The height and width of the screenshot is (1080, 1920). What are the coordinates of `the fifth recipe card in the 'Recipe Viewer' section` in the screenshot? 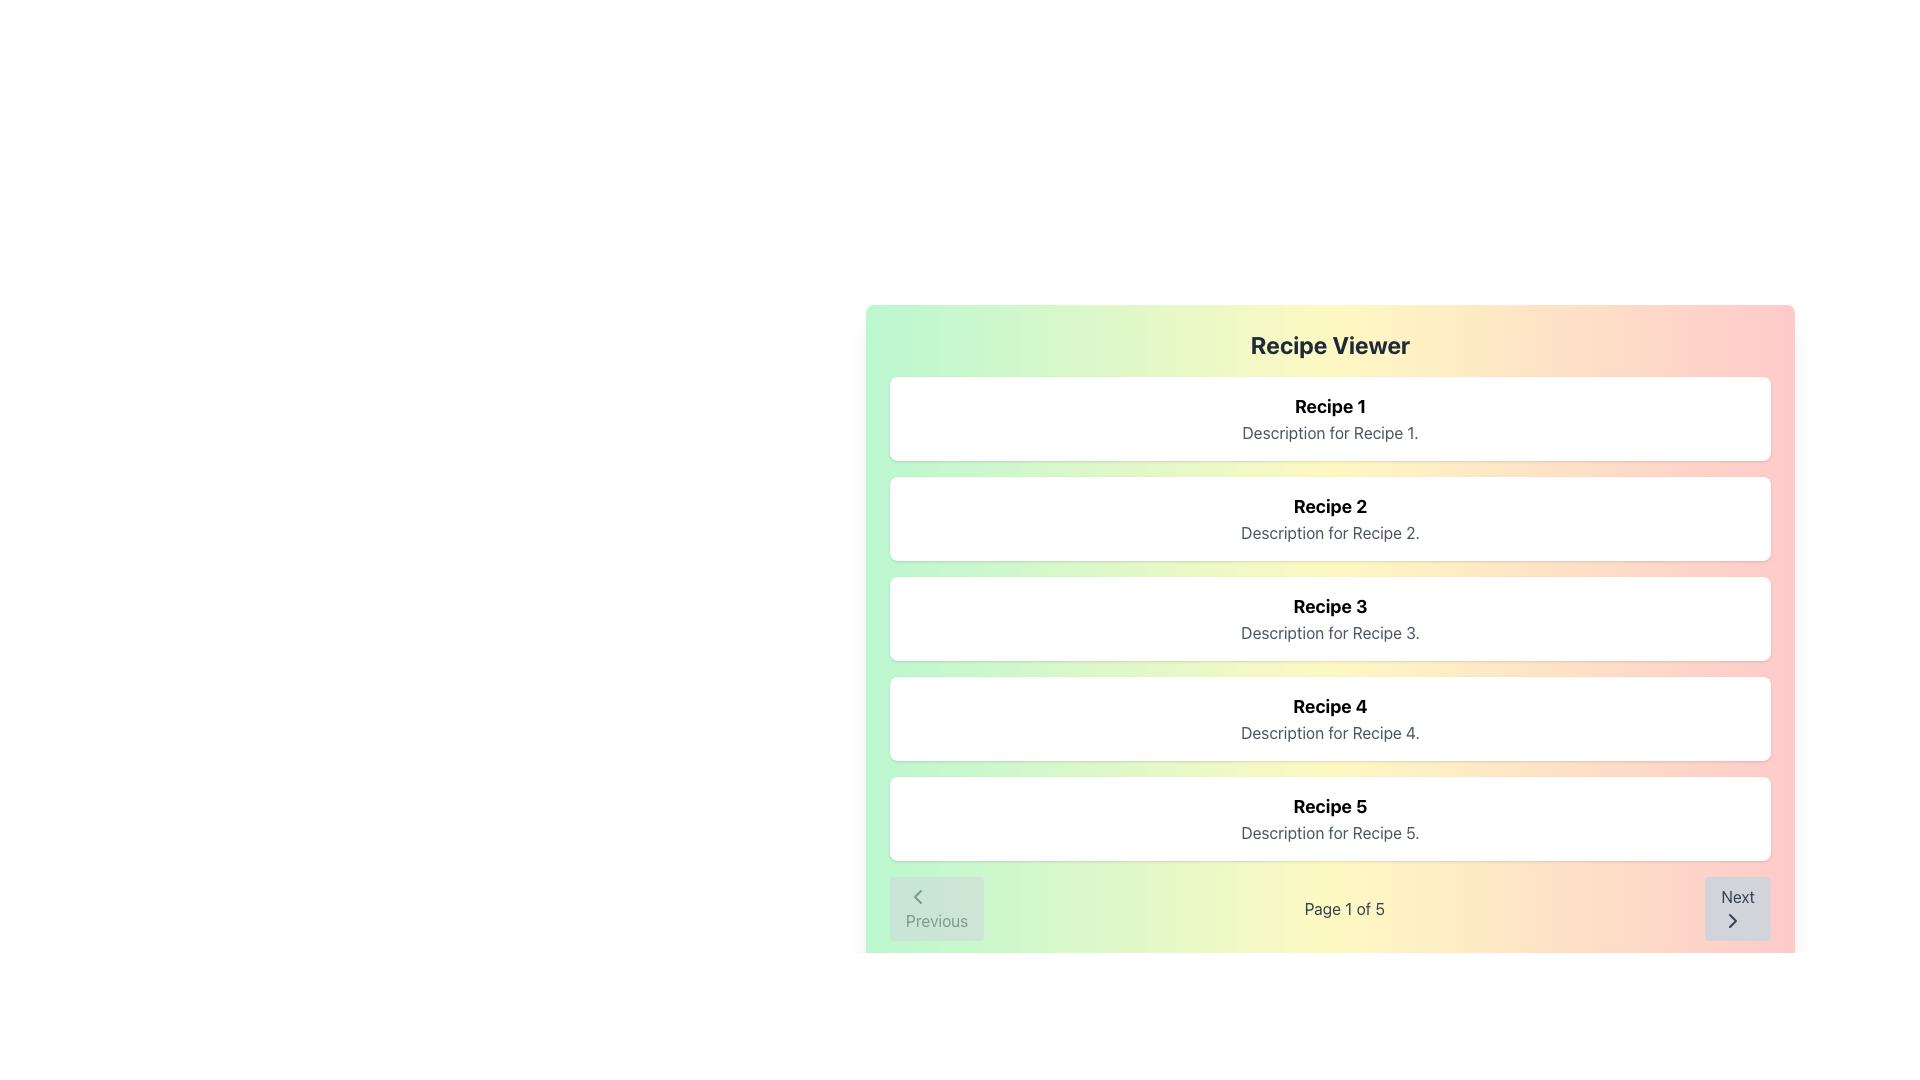 It's located at (1330, 818).